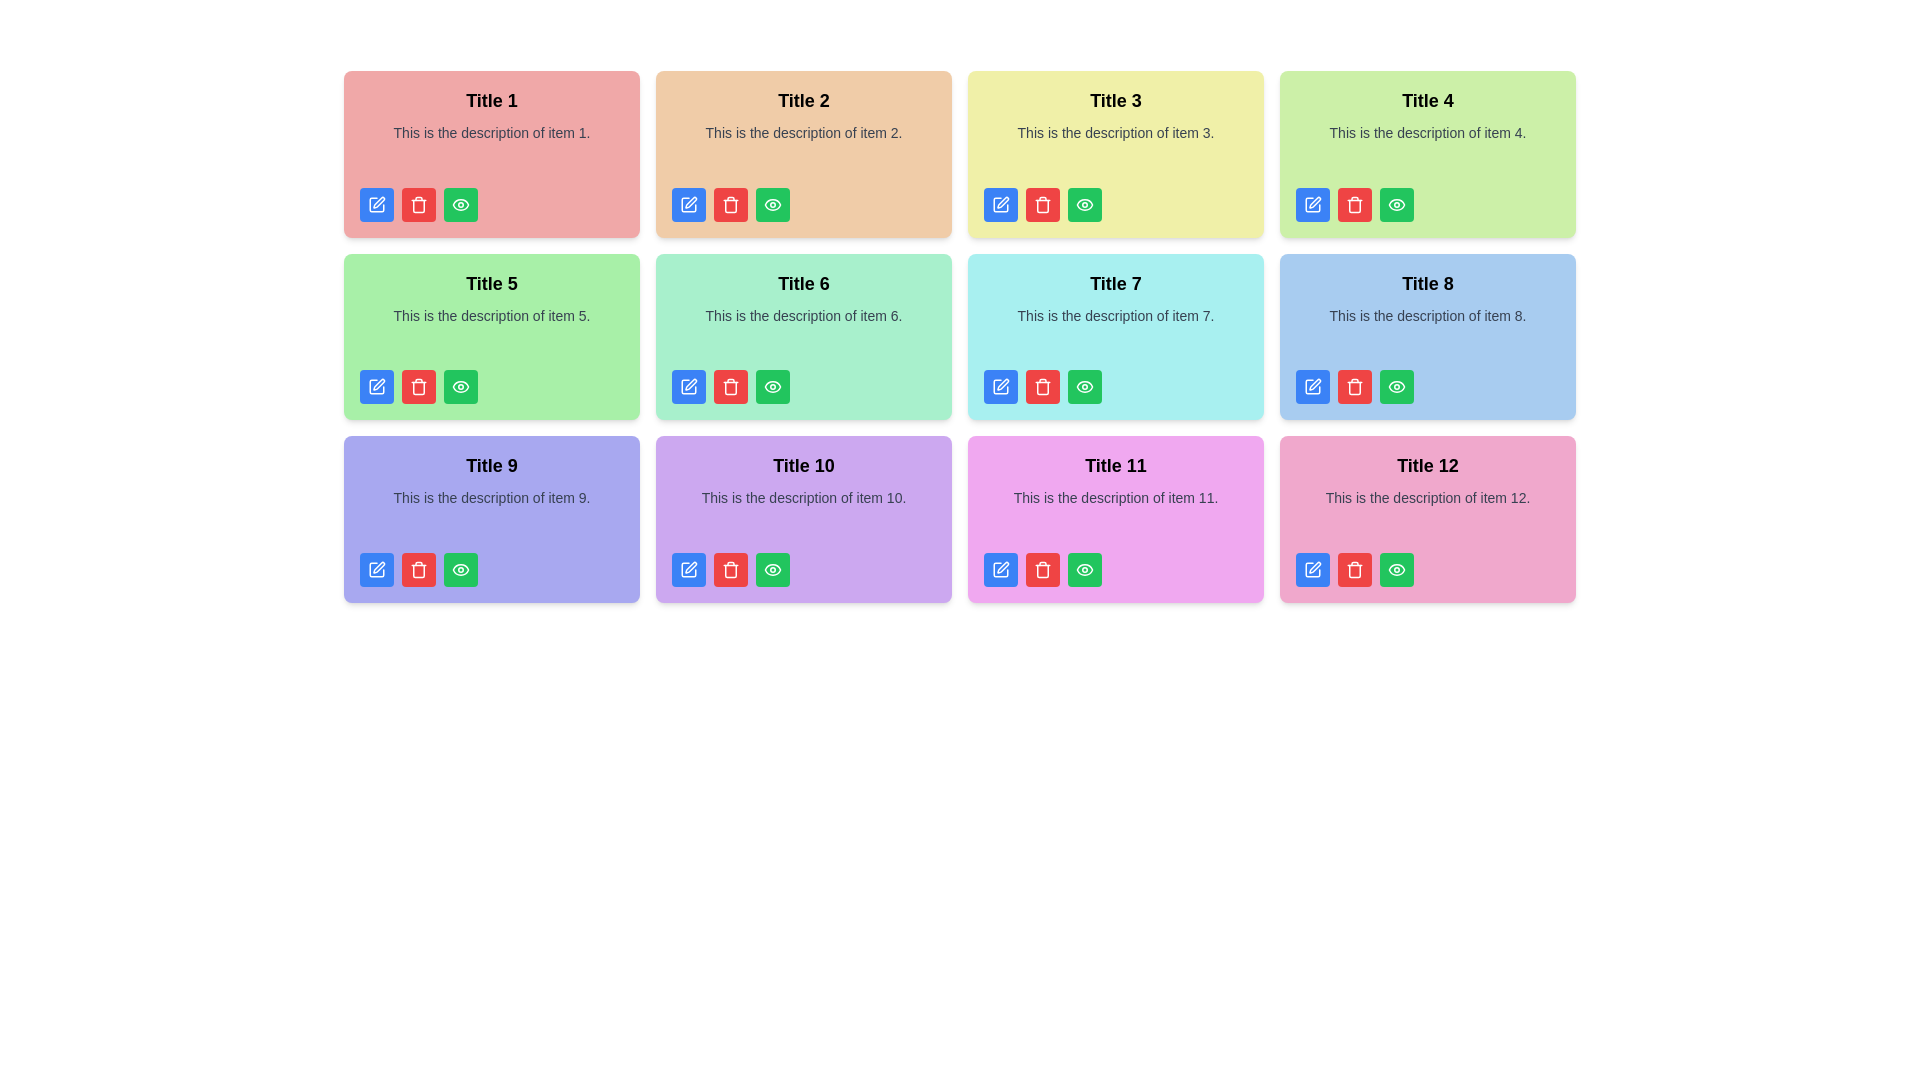  What do you see at coordinates (1354, 569) in the screenshot?
I see `the delete button with a trash can icon, which is the second button in a group of three, to observe the hover effect` at bounding box center [1354, 569].